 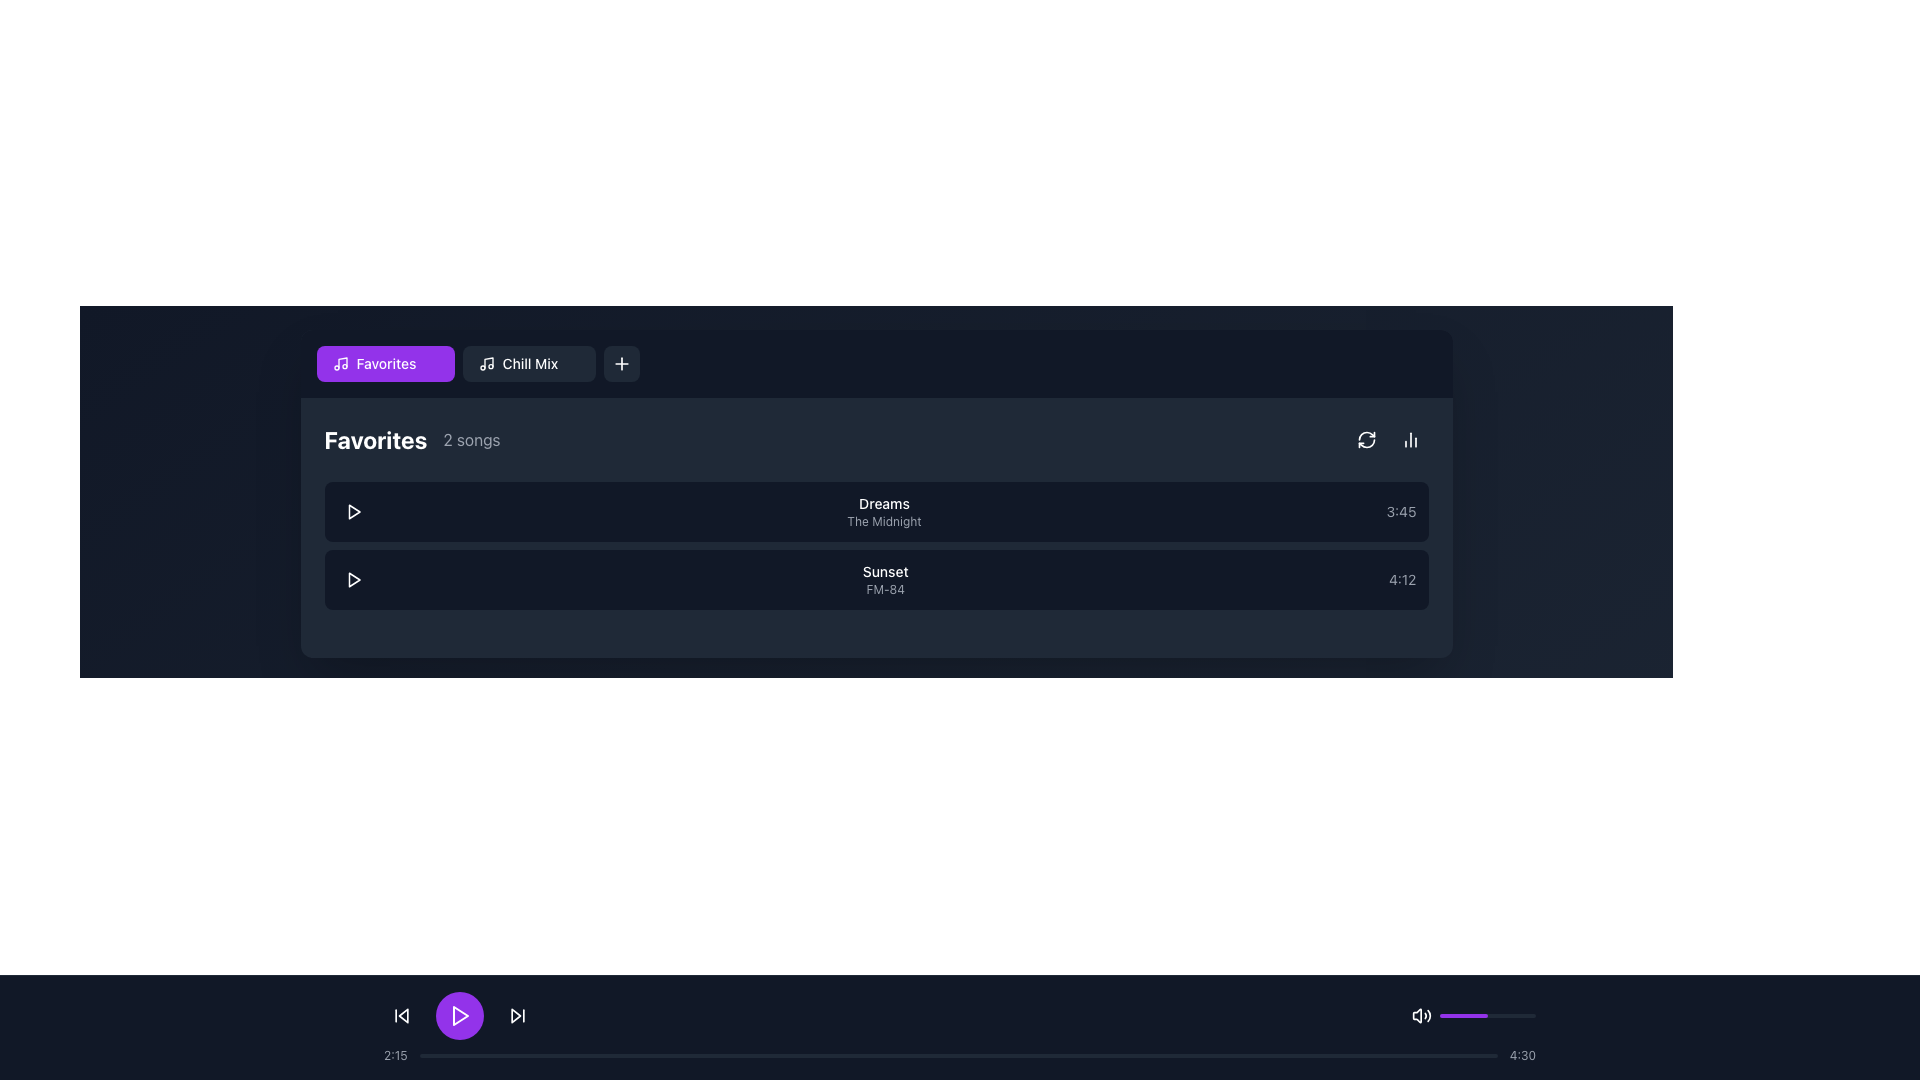 What do you see at coordinates (1464, 1015) in the screenshot?
I see `slider position` at bounding box center [1464, 1015].